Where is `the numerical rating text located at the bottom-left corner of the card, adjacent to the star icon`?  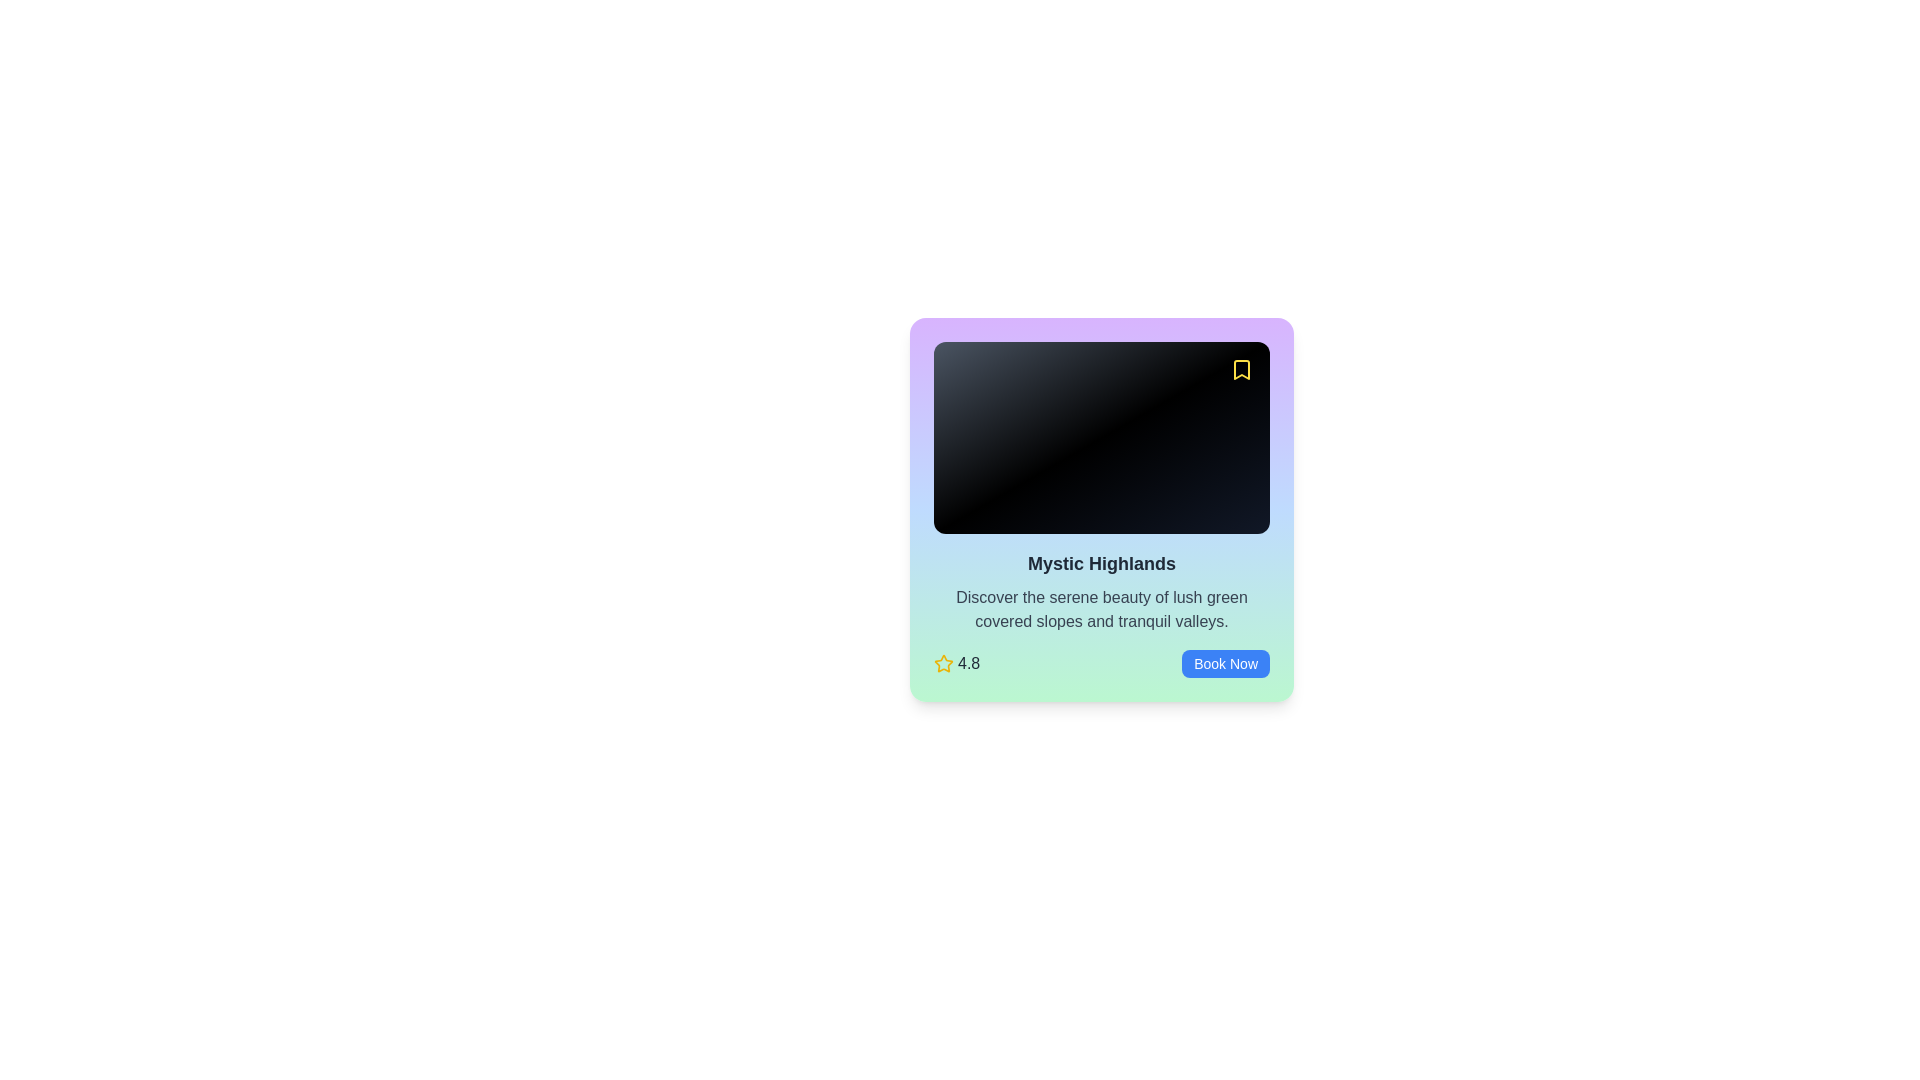 the numerical rating text located at the bottom-left corner of the card, adjacent to the star icon is located at coordinates (969, 663).